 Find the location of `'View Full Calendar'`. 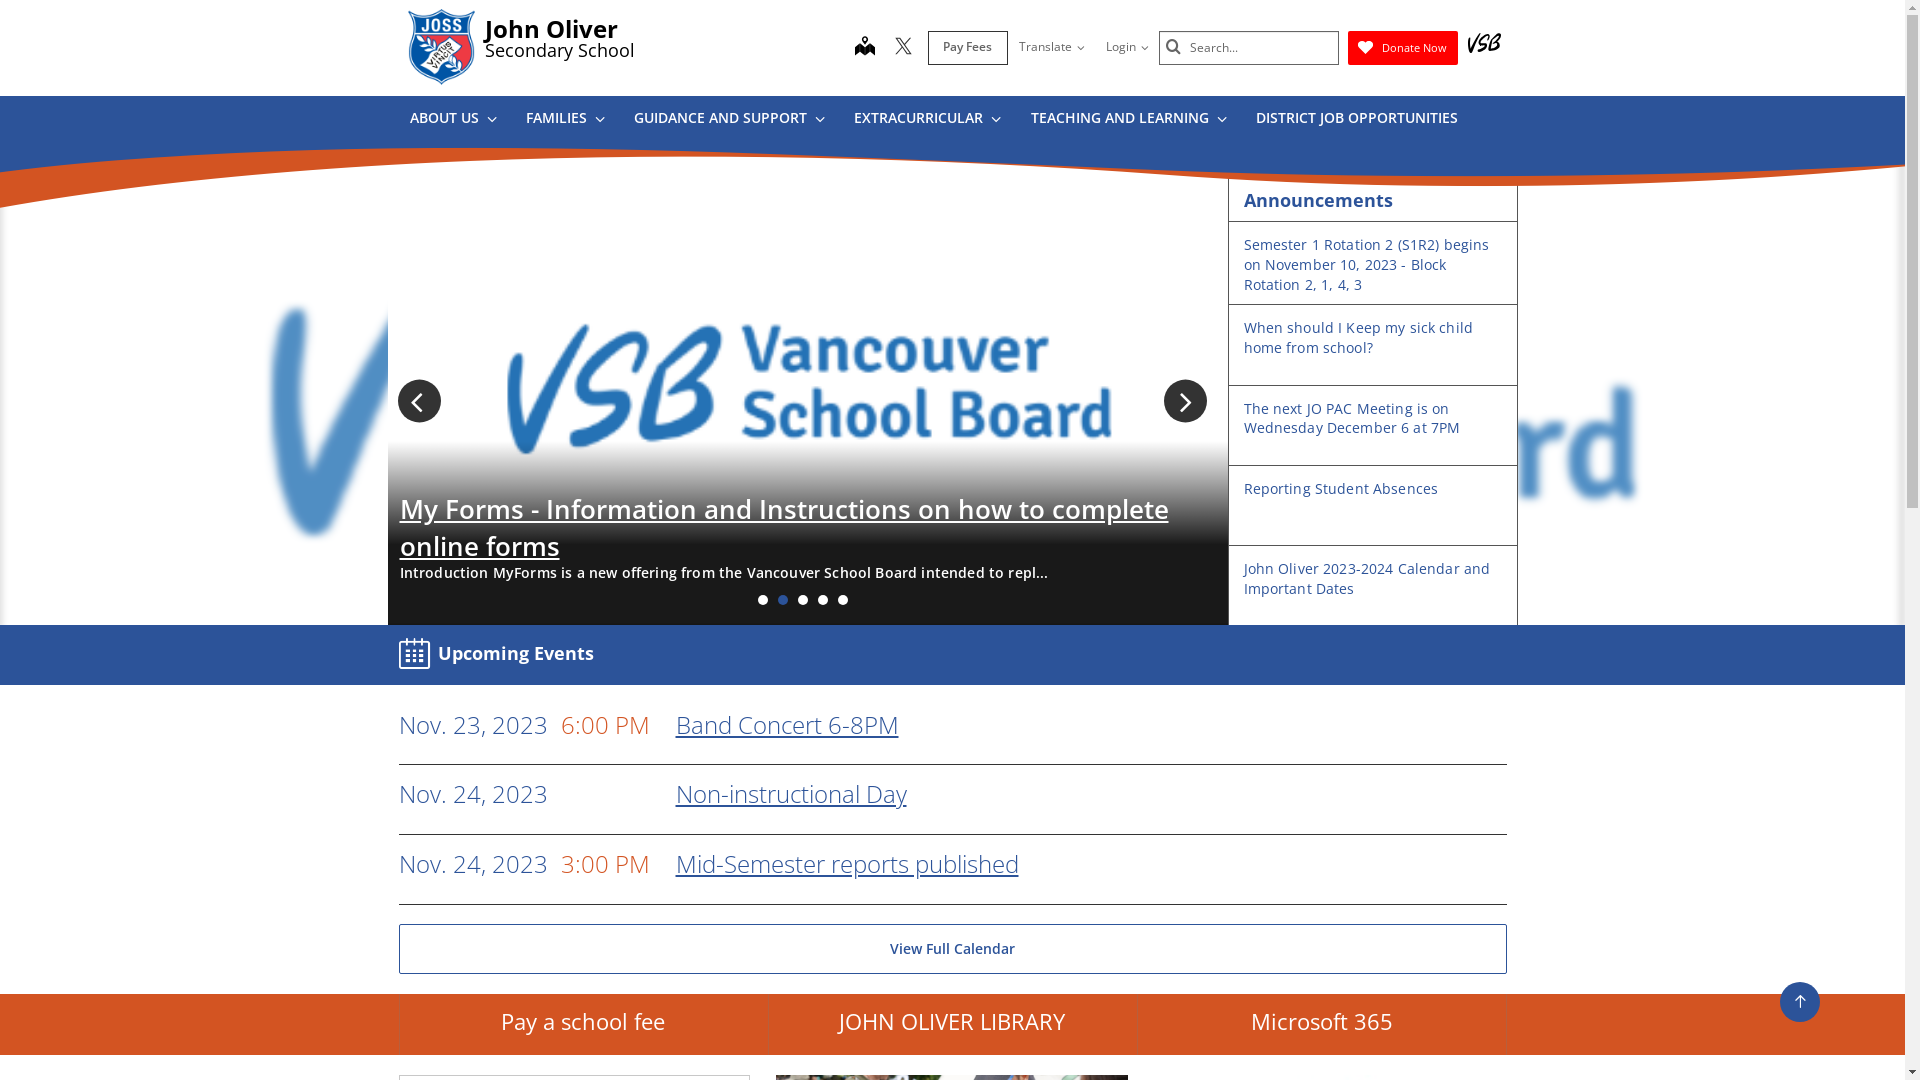

'View Full Calendar' is located at coordinates (950, 947).